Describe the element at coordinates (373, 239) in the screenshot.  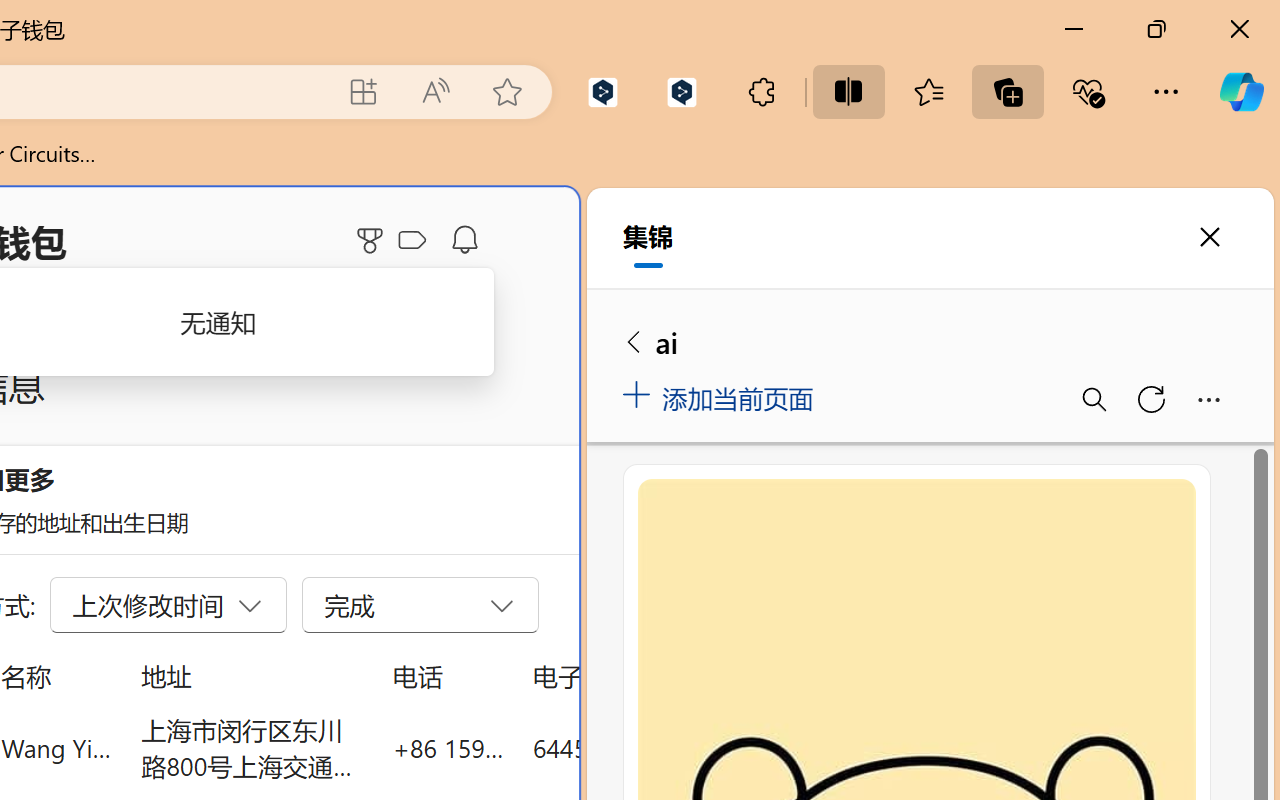
I see `'Microsoft Rewards'` at that location.